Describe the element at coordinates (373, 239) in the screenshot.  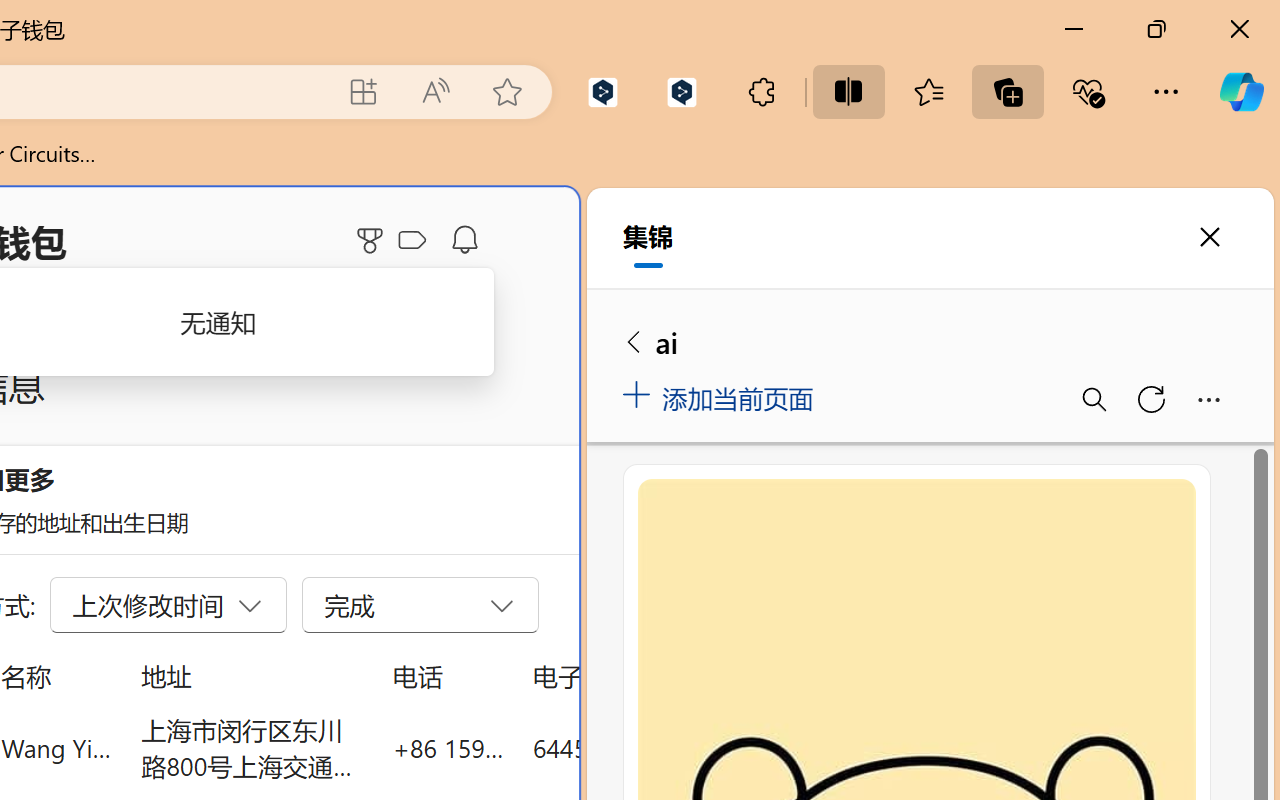
I see `'Microsoft Rewards'` at that location.